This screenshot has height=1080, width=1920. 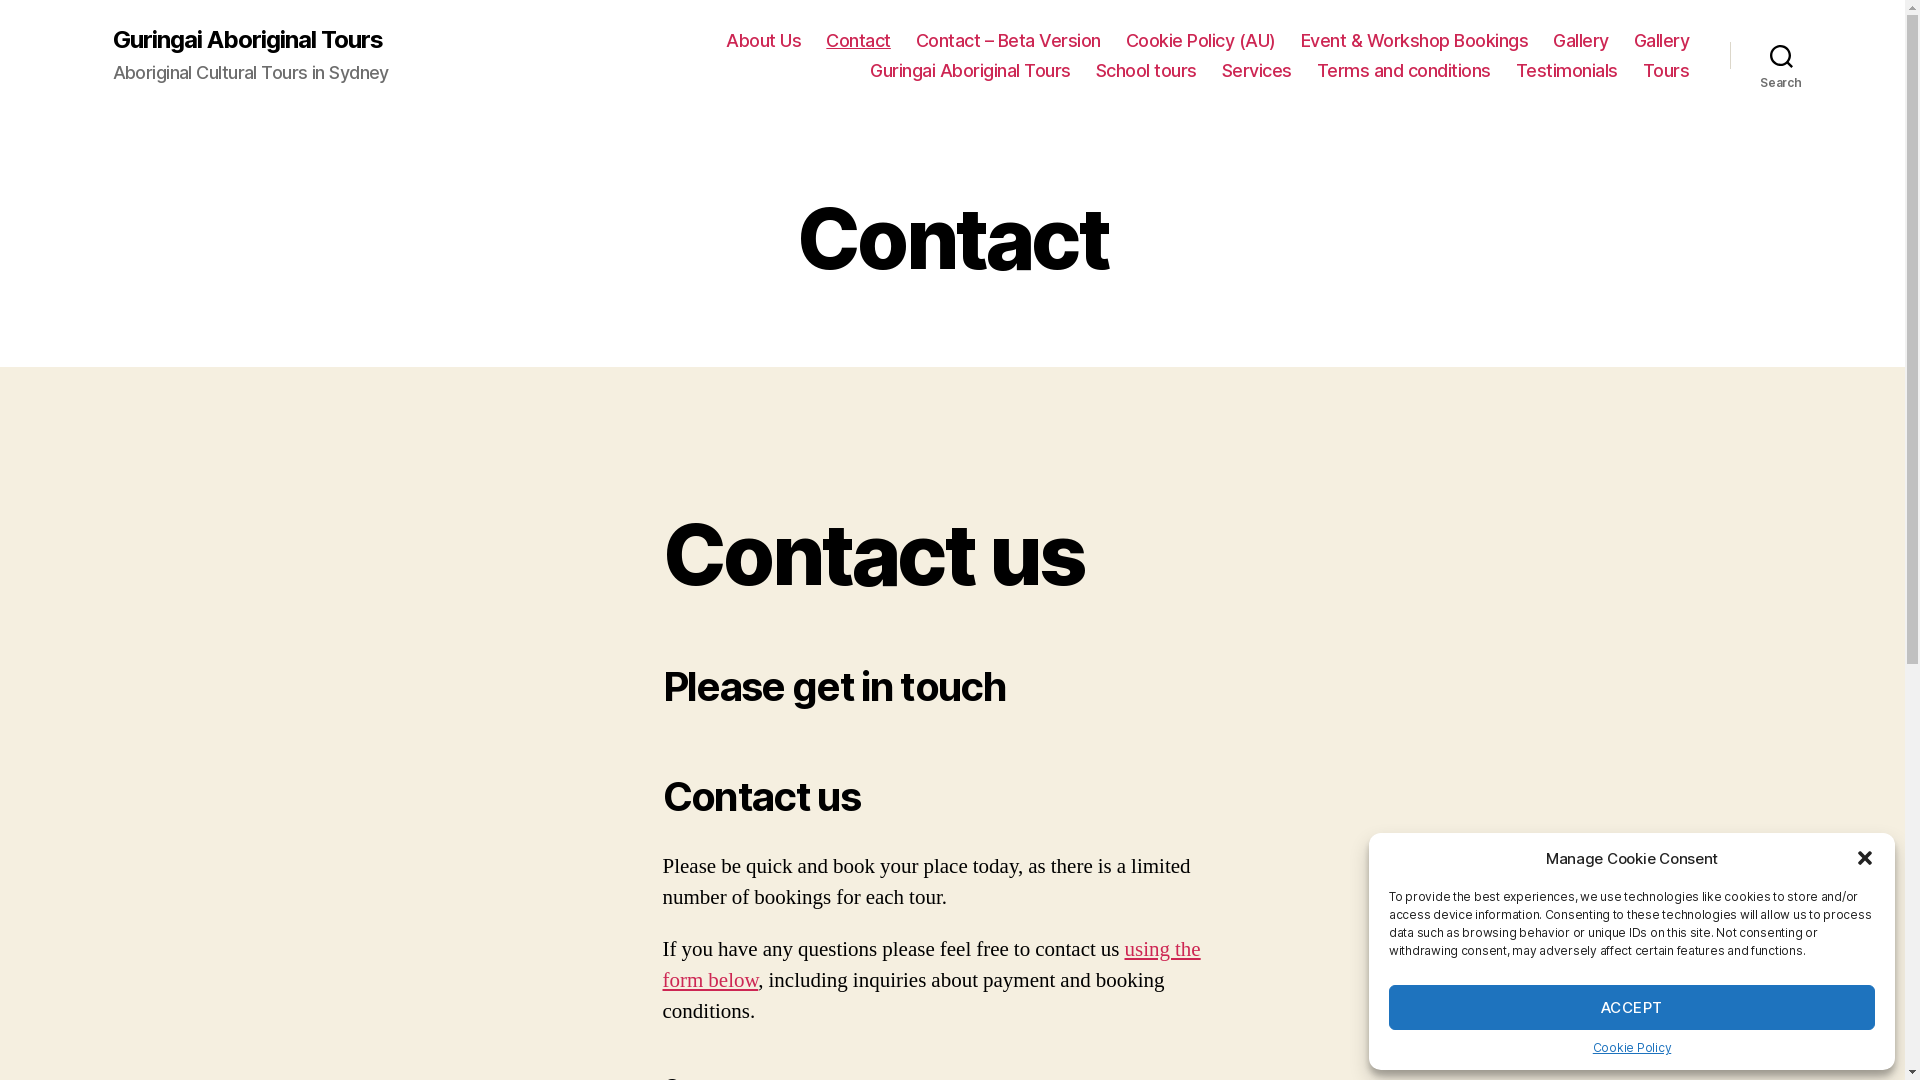 What do you see at coordinates (762, 41) in the screenshot?
I see `'About Us'` at bounding box center [762, 41].